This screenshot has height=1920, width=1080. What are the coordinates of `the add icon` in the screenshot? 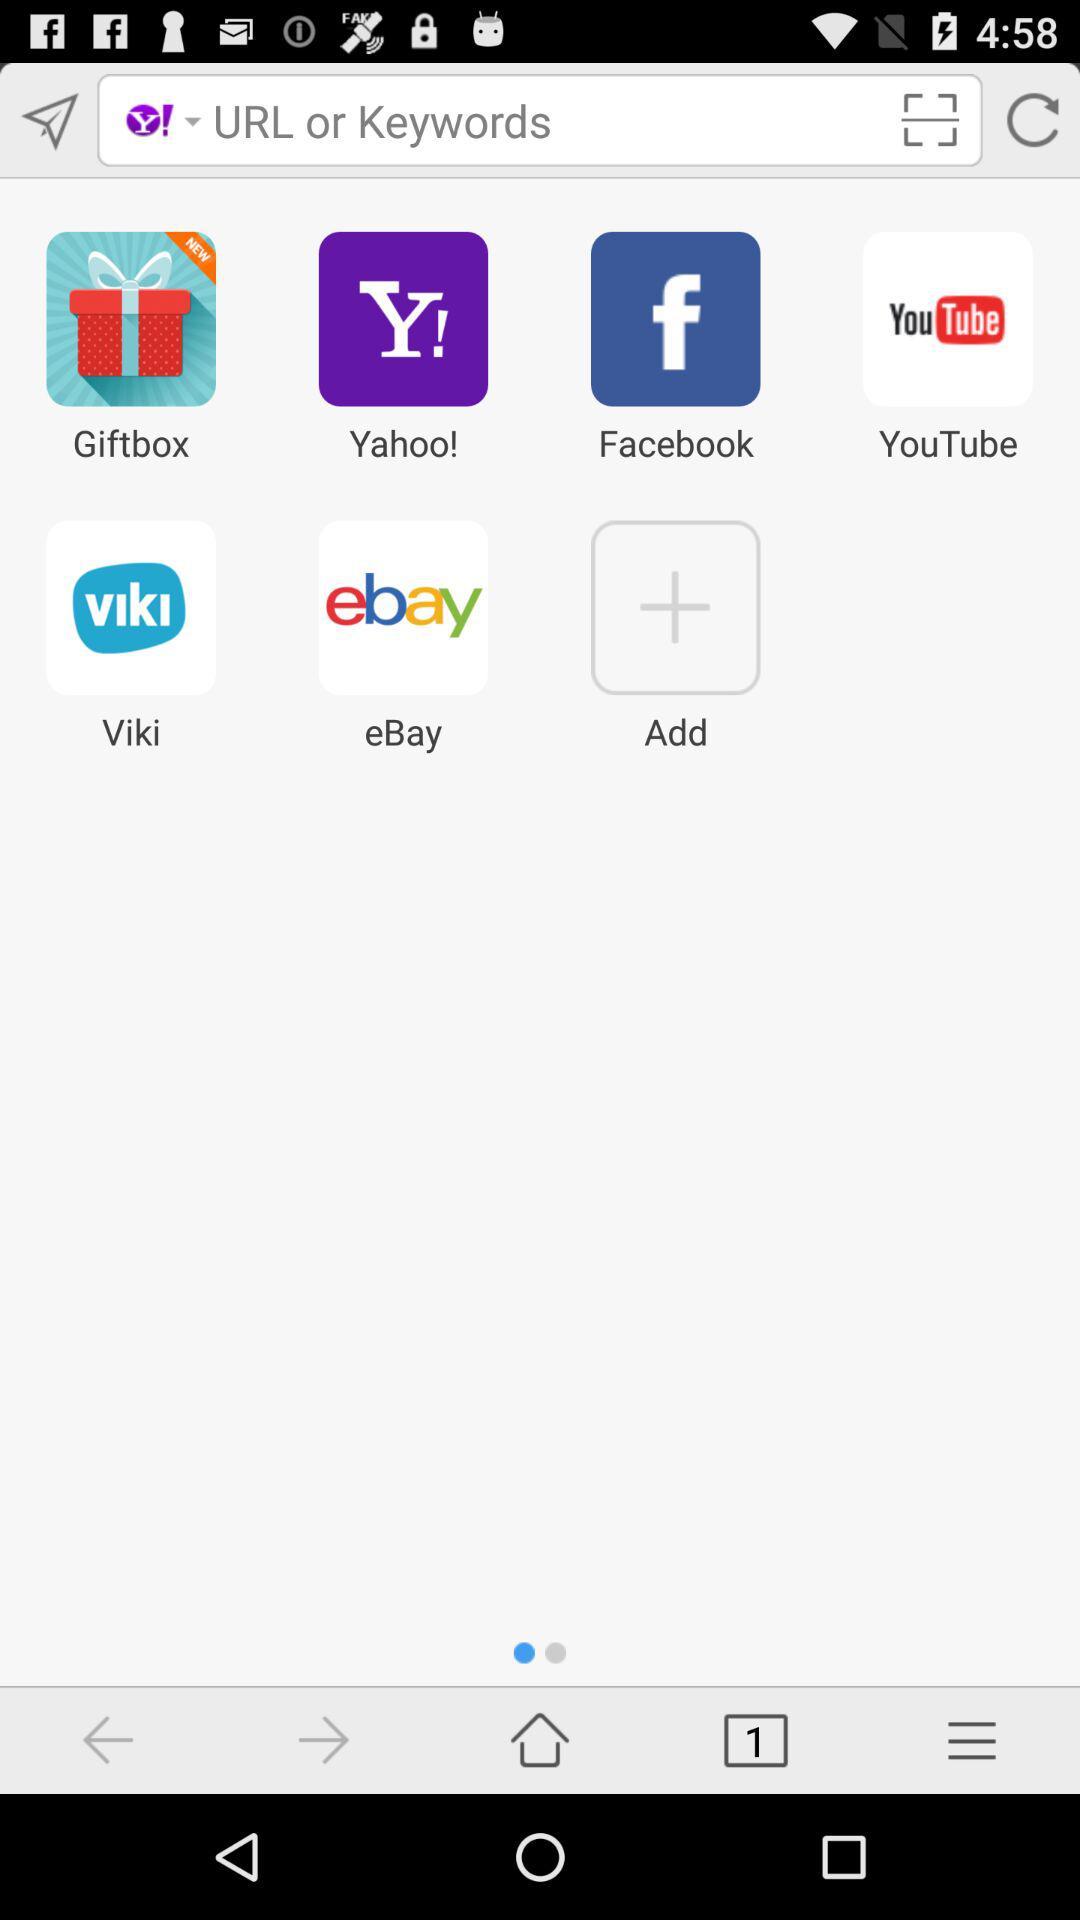 It's located at (675, 668).